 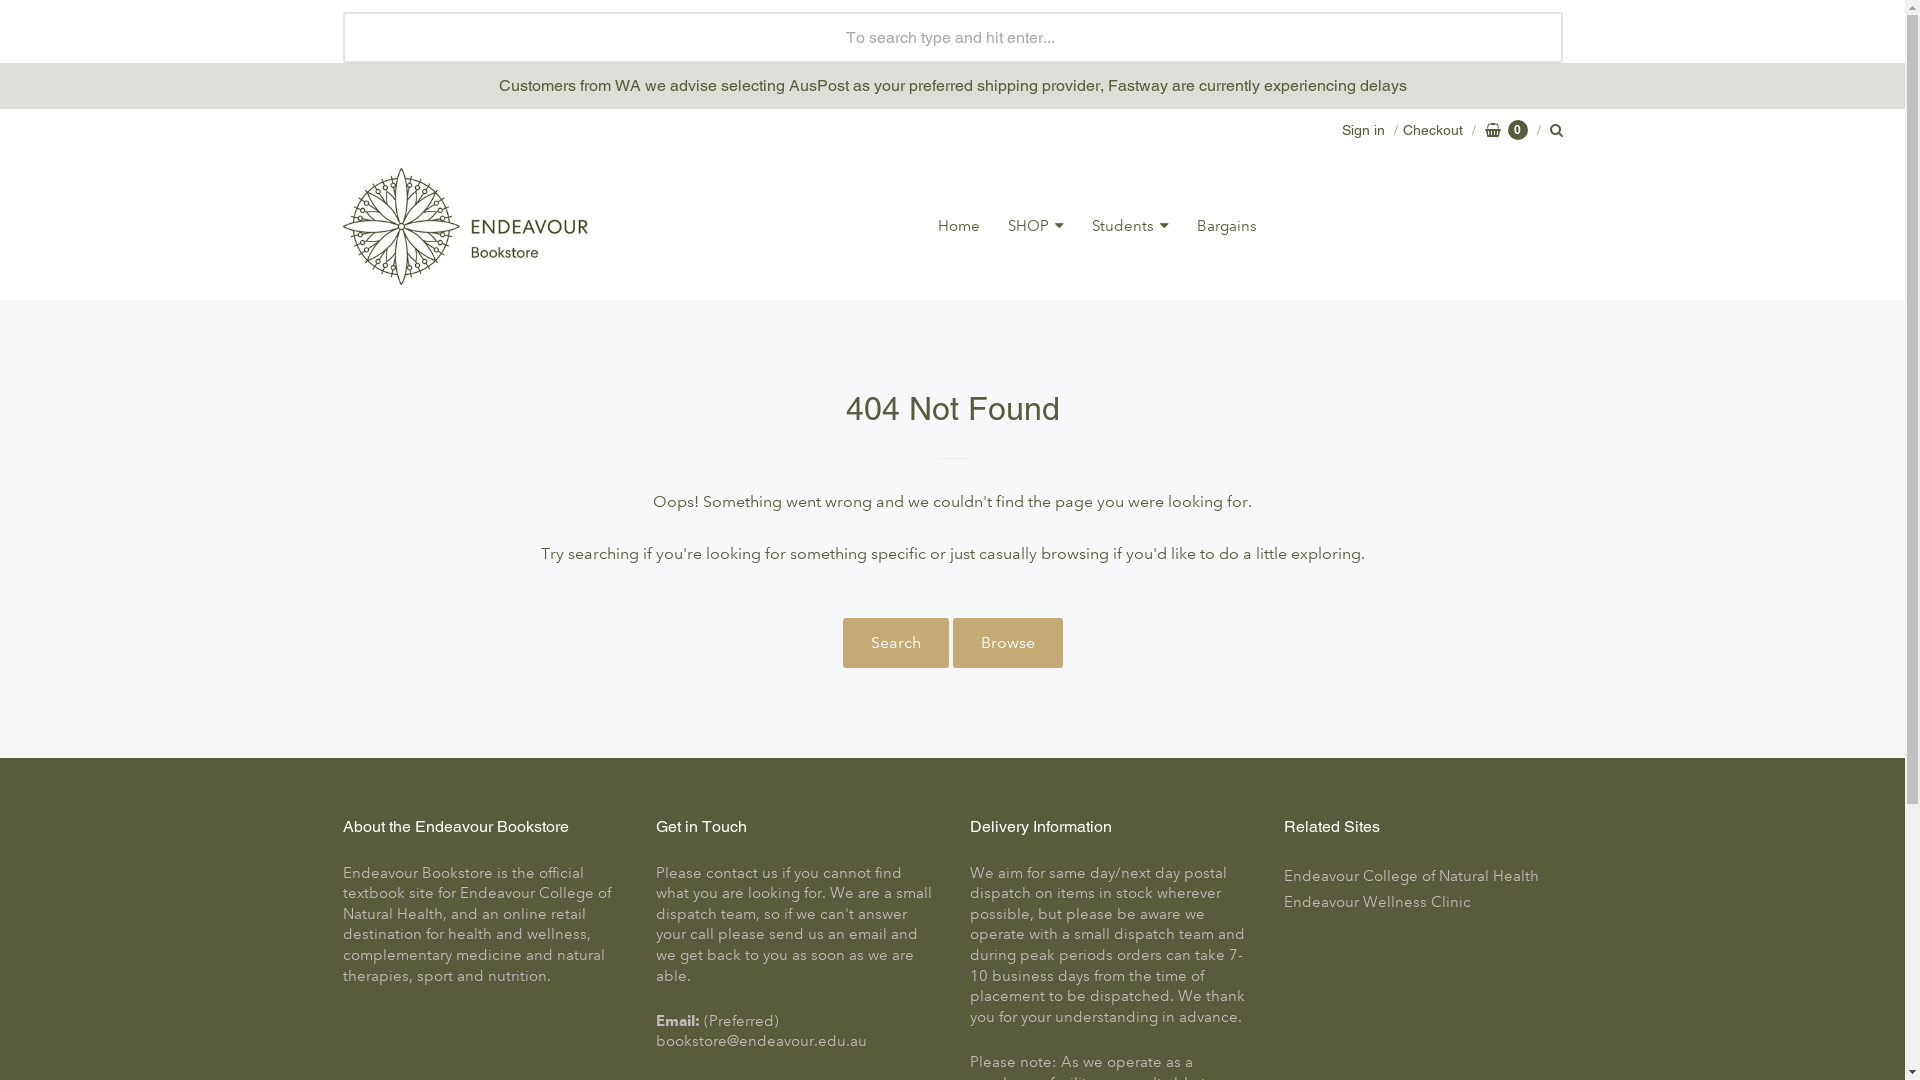 What do you see at coordinates (463, 225) in the screenshot?
I see `'Endeavour Bookstore'` at bounding box center [463, 225].